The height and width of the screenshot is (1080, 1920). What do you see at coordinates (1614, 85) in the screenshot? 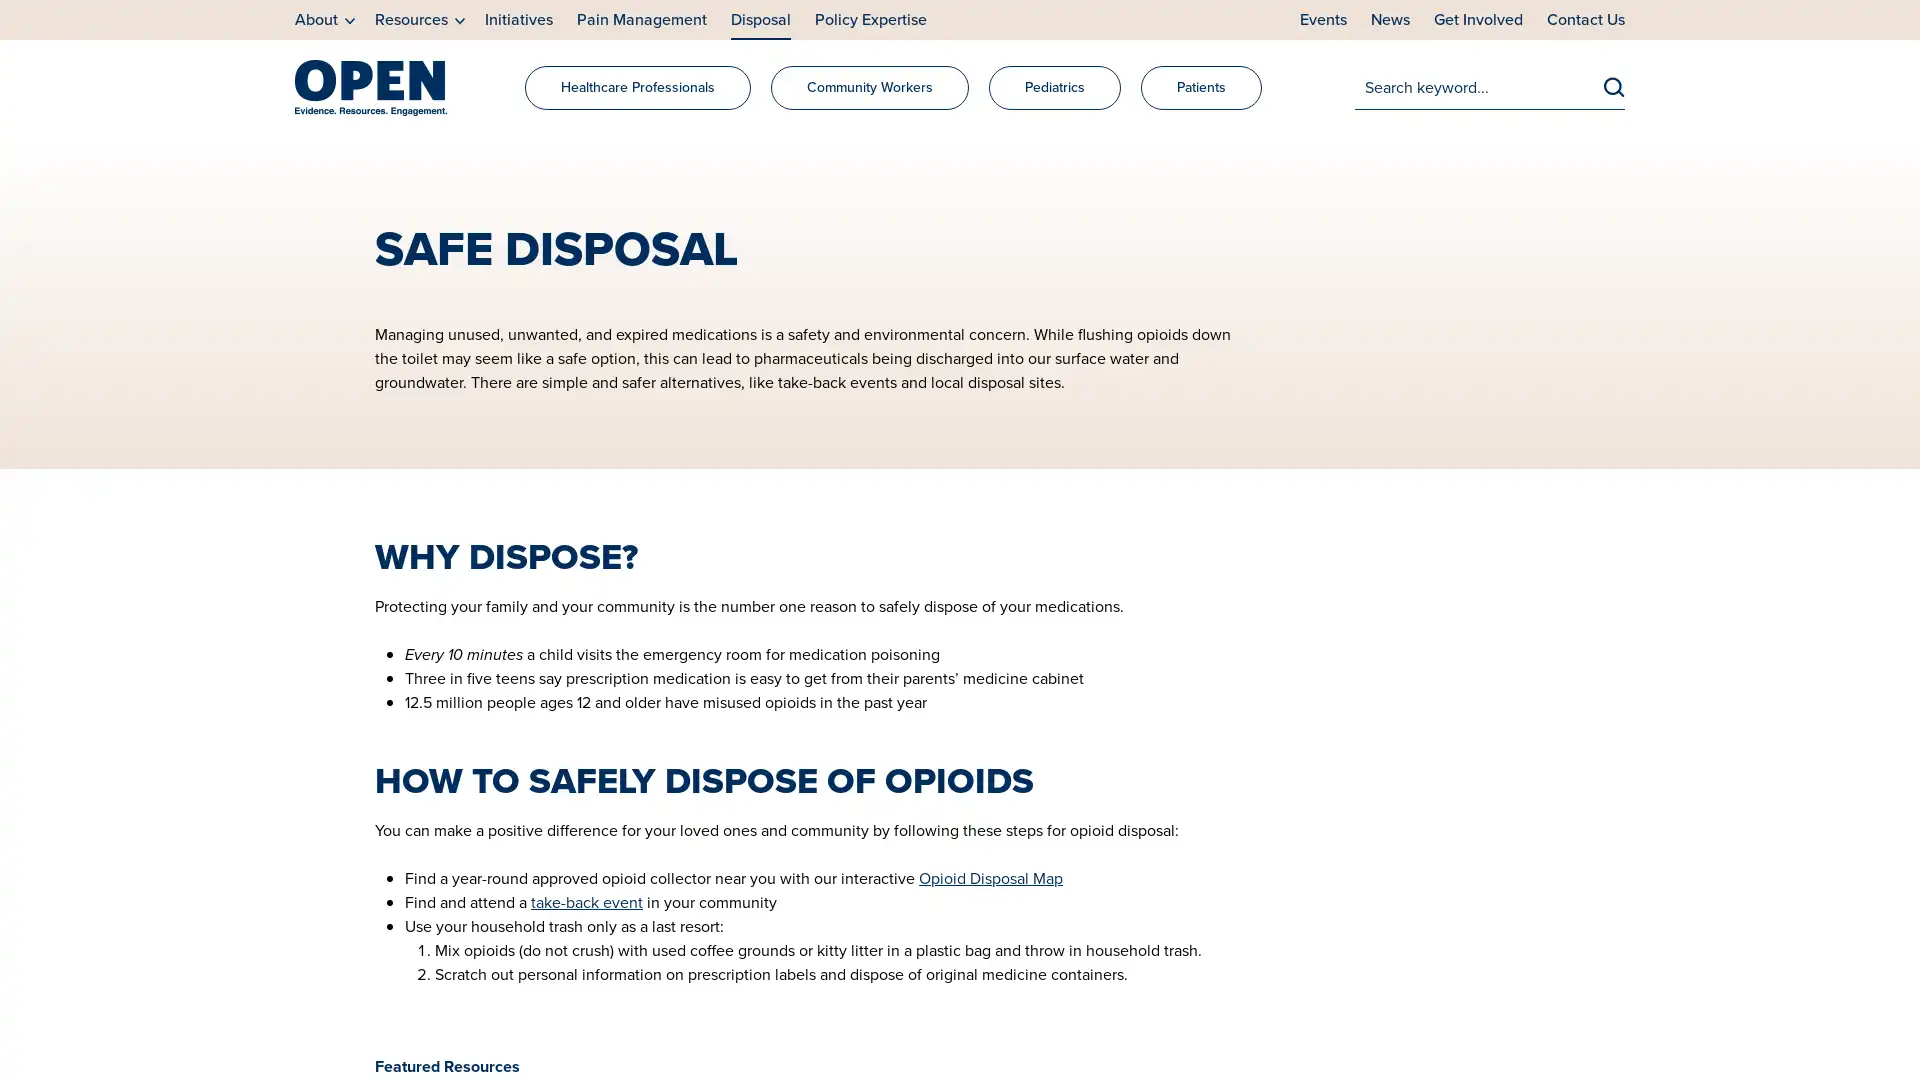
I see `SEARCH` at bounding box center [1614, 85].